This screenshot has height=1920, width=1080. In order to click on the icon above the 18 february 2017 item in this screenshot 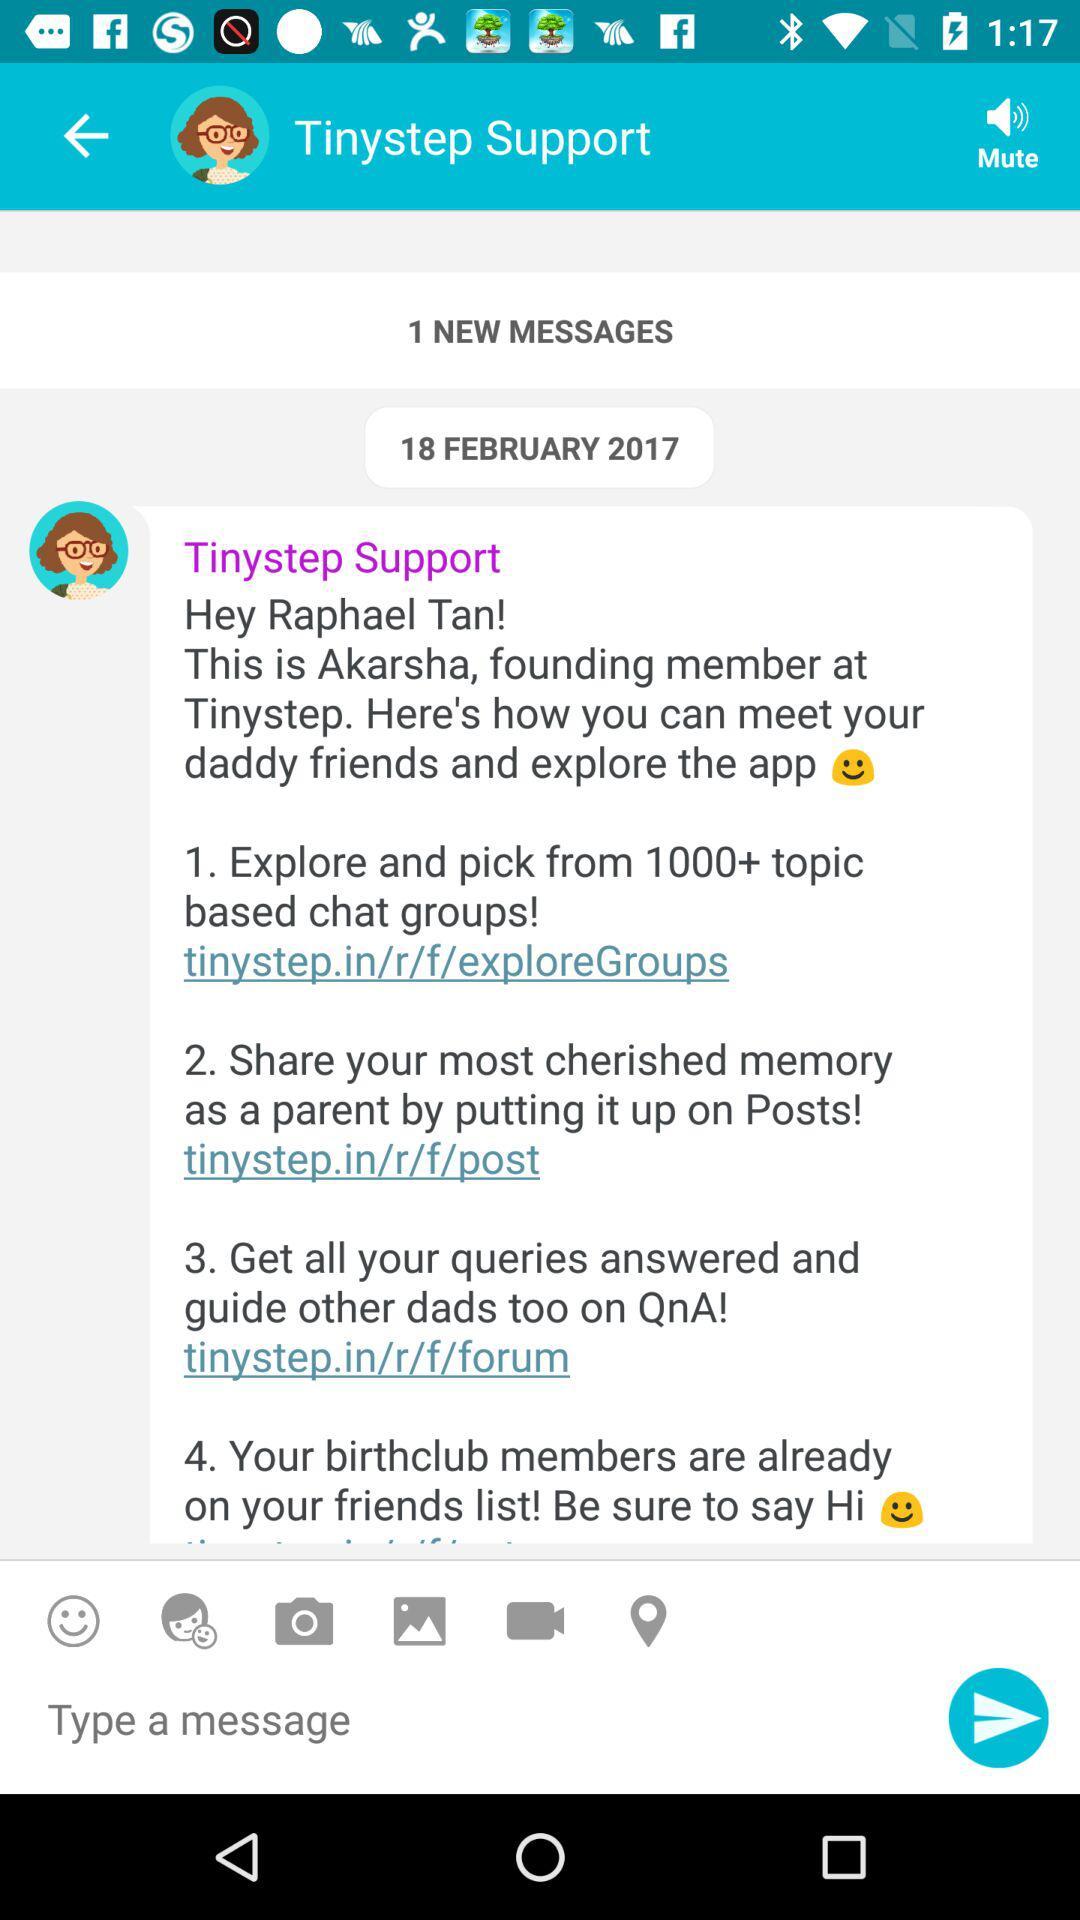, I will do `click(540, 330)`.